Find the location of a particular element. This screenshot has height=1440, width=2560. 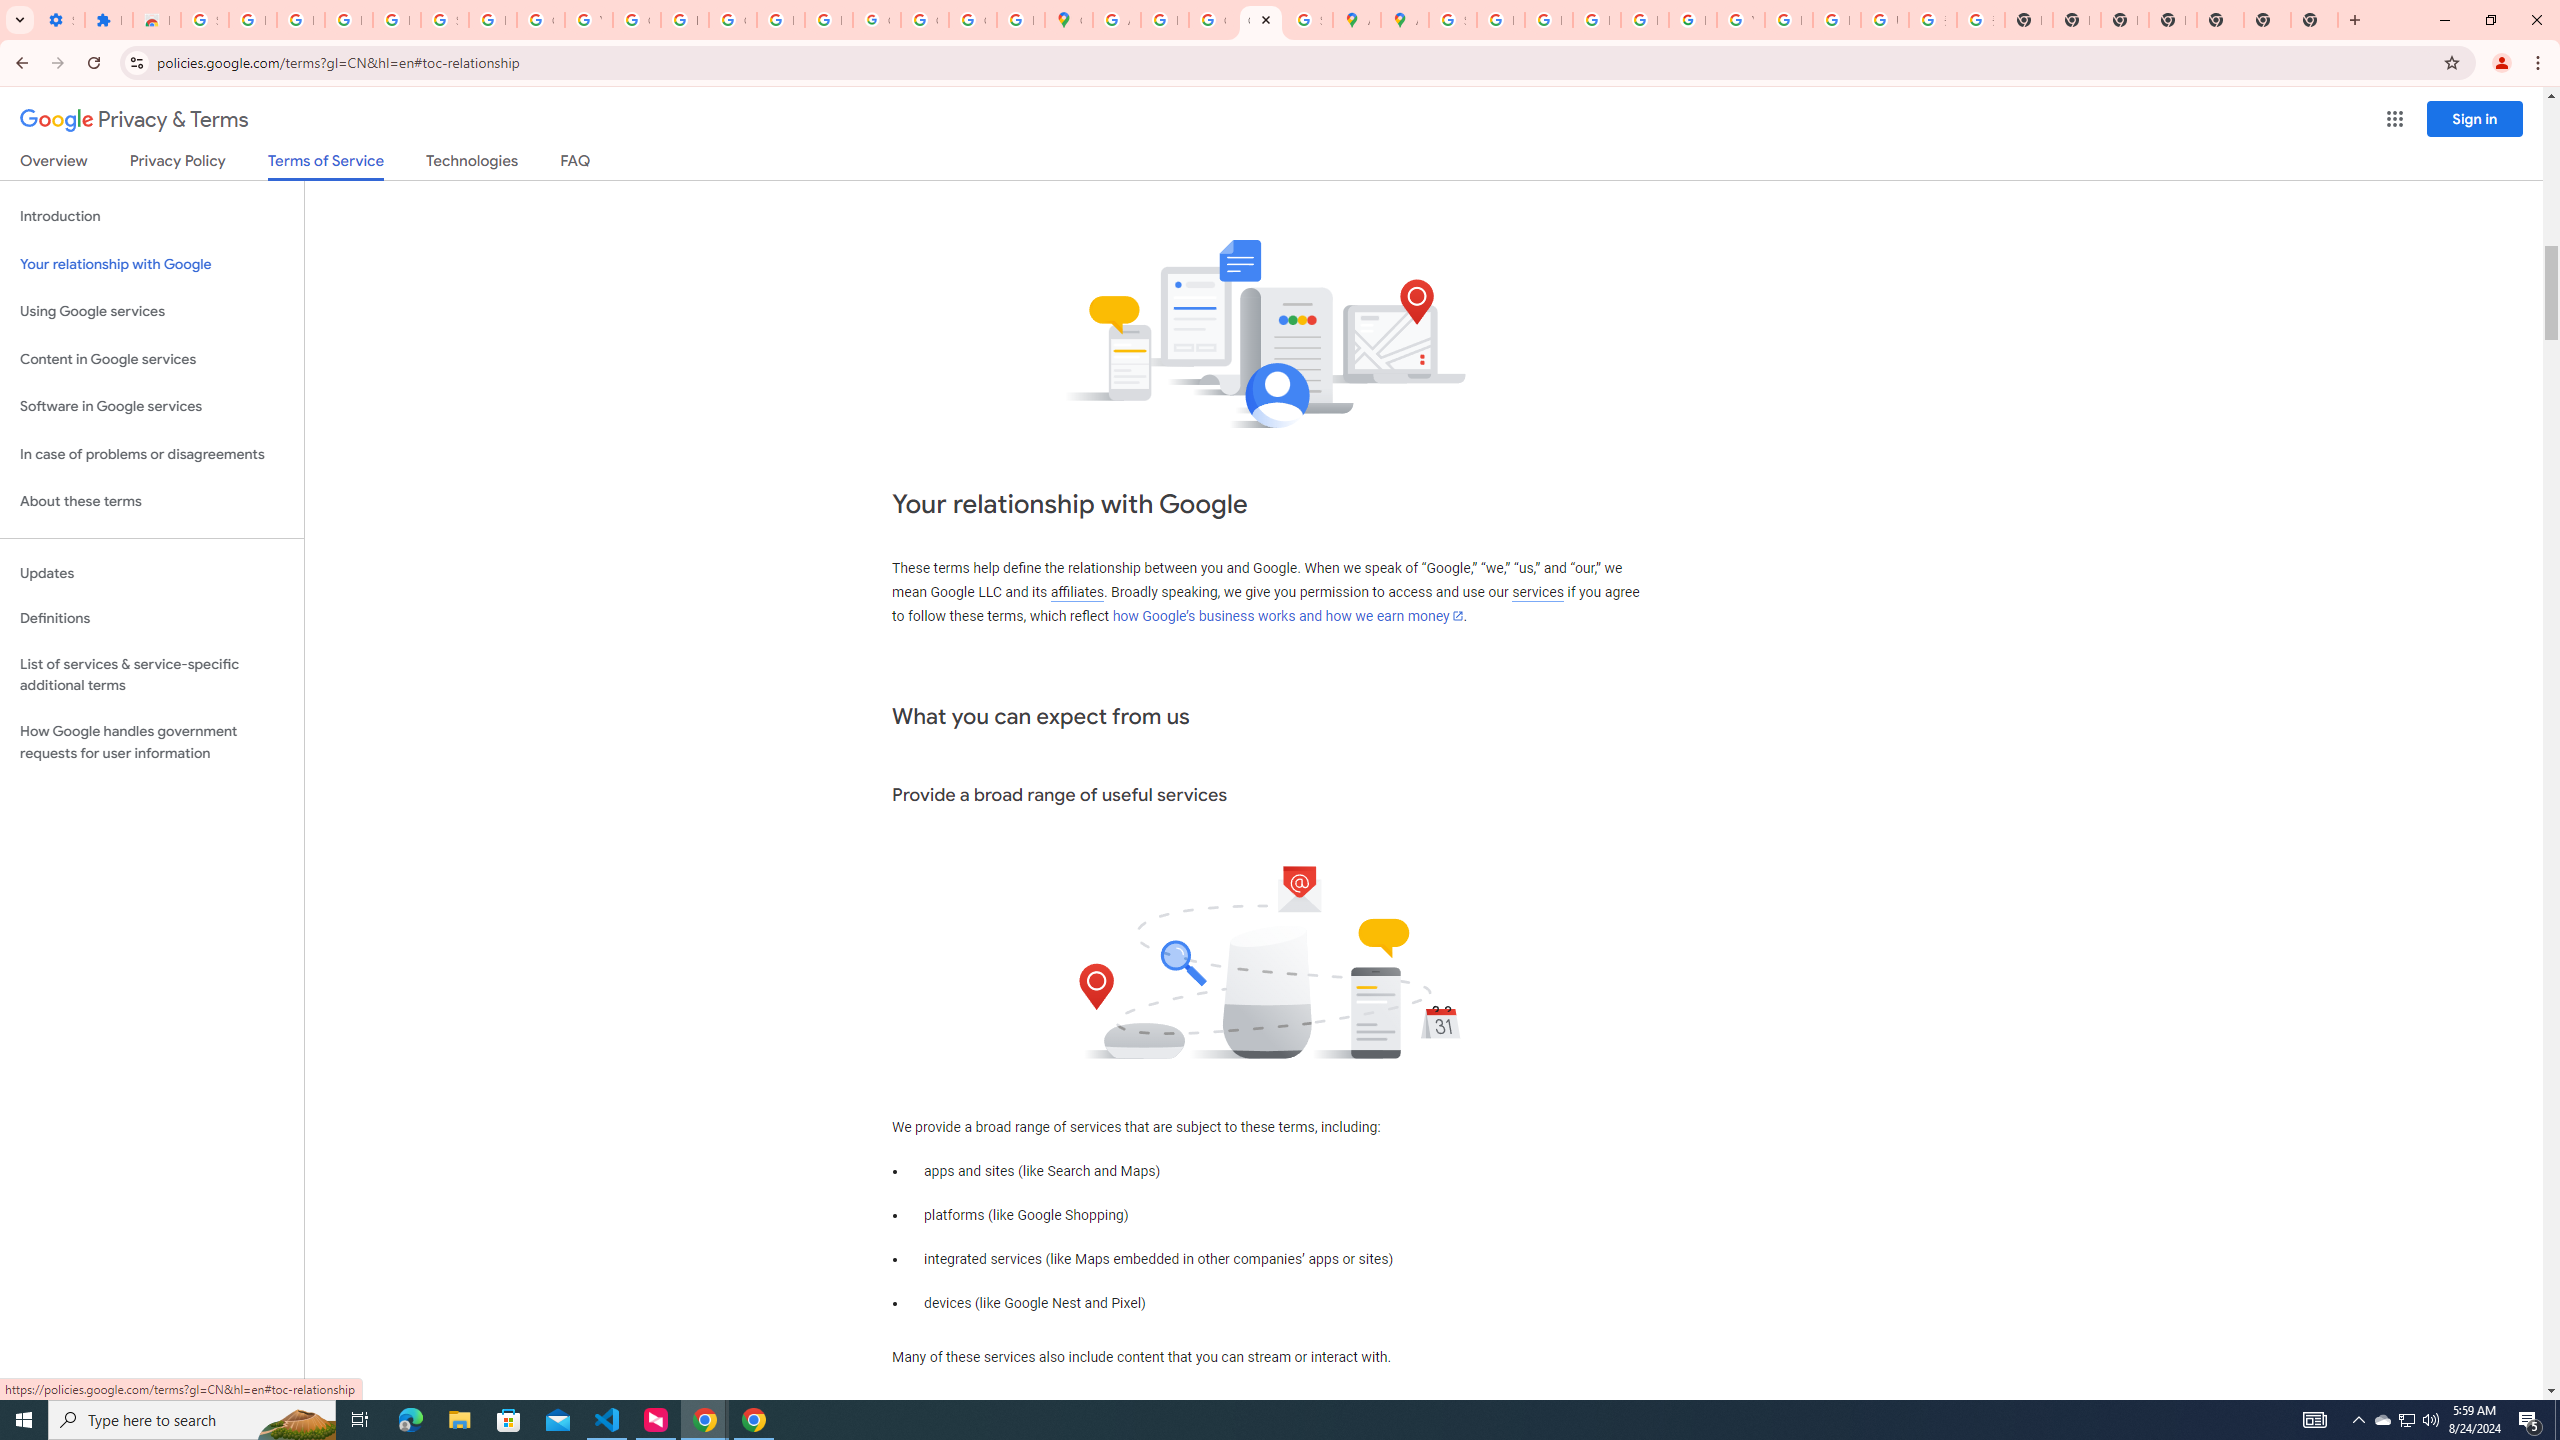

'services' is located at coordinates (1537, 591).